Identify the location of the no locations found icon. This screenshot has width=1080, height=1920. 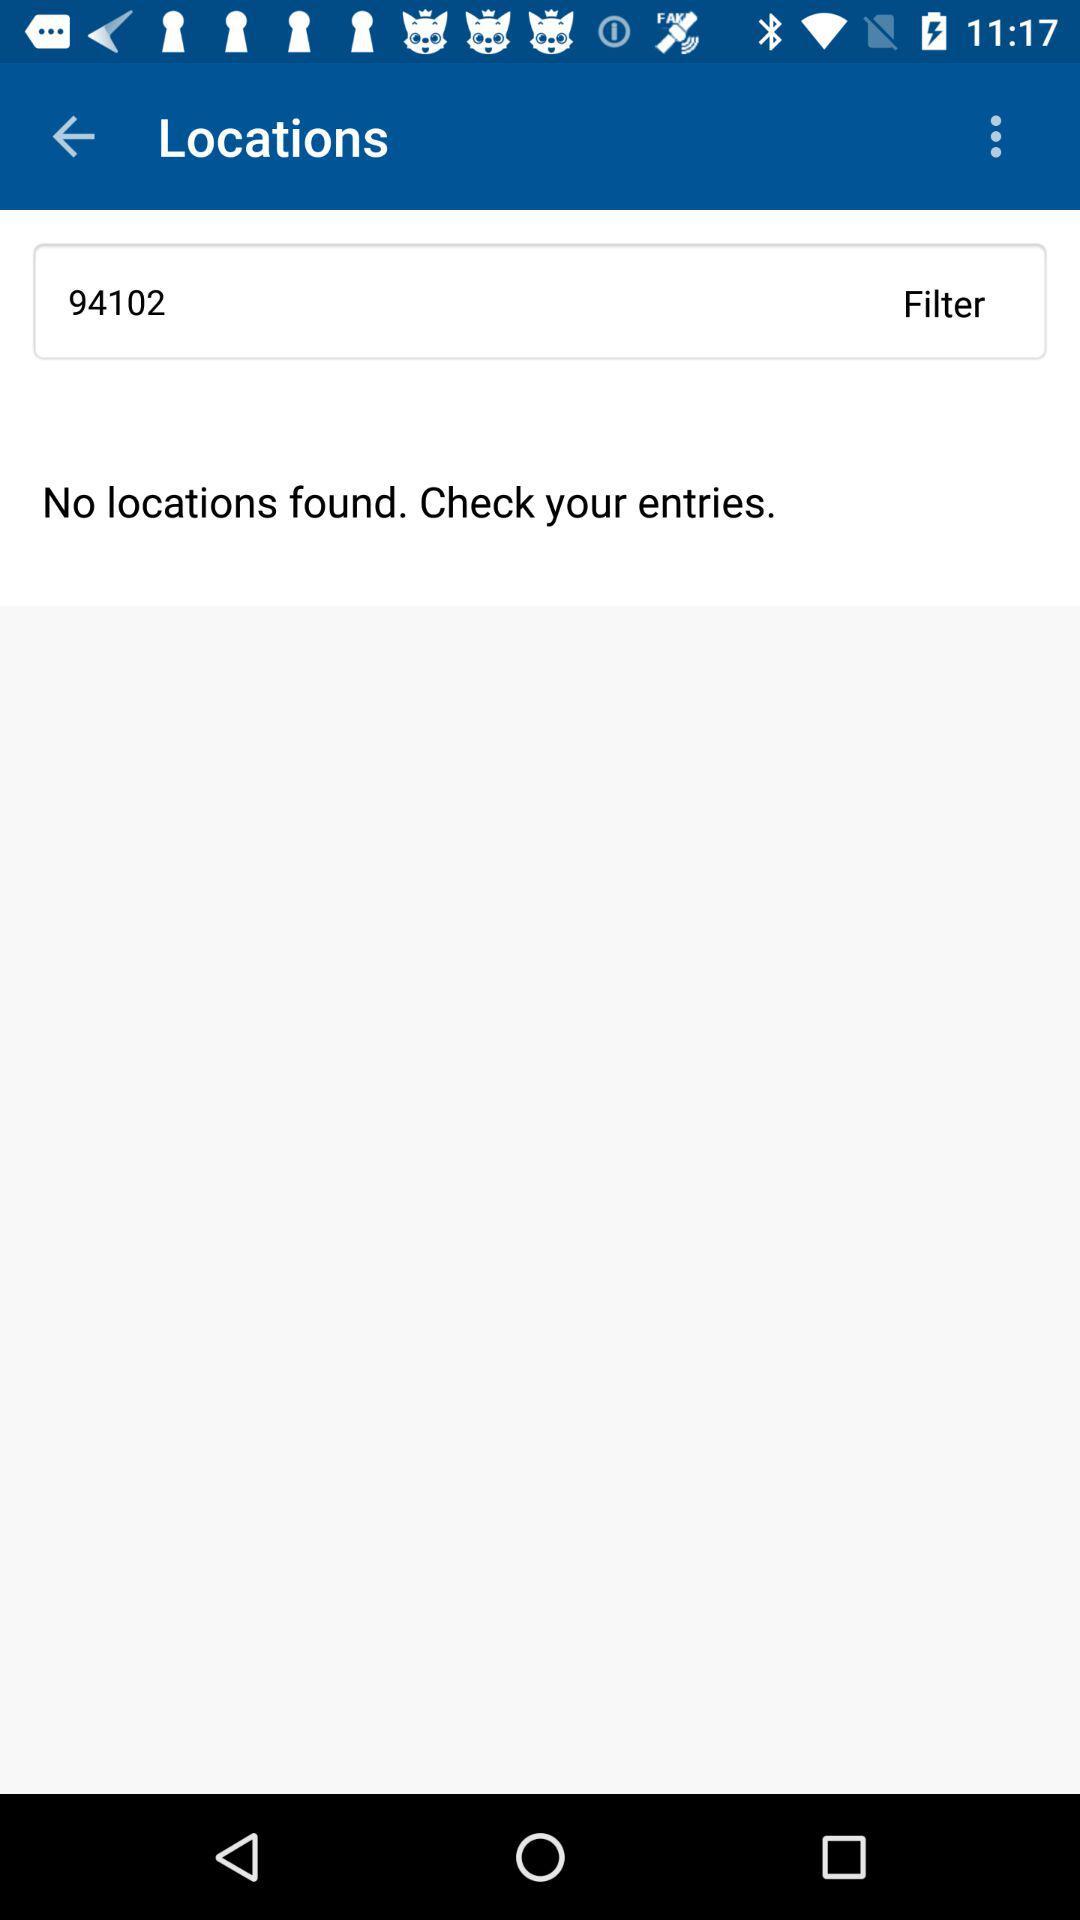
(540, 500).